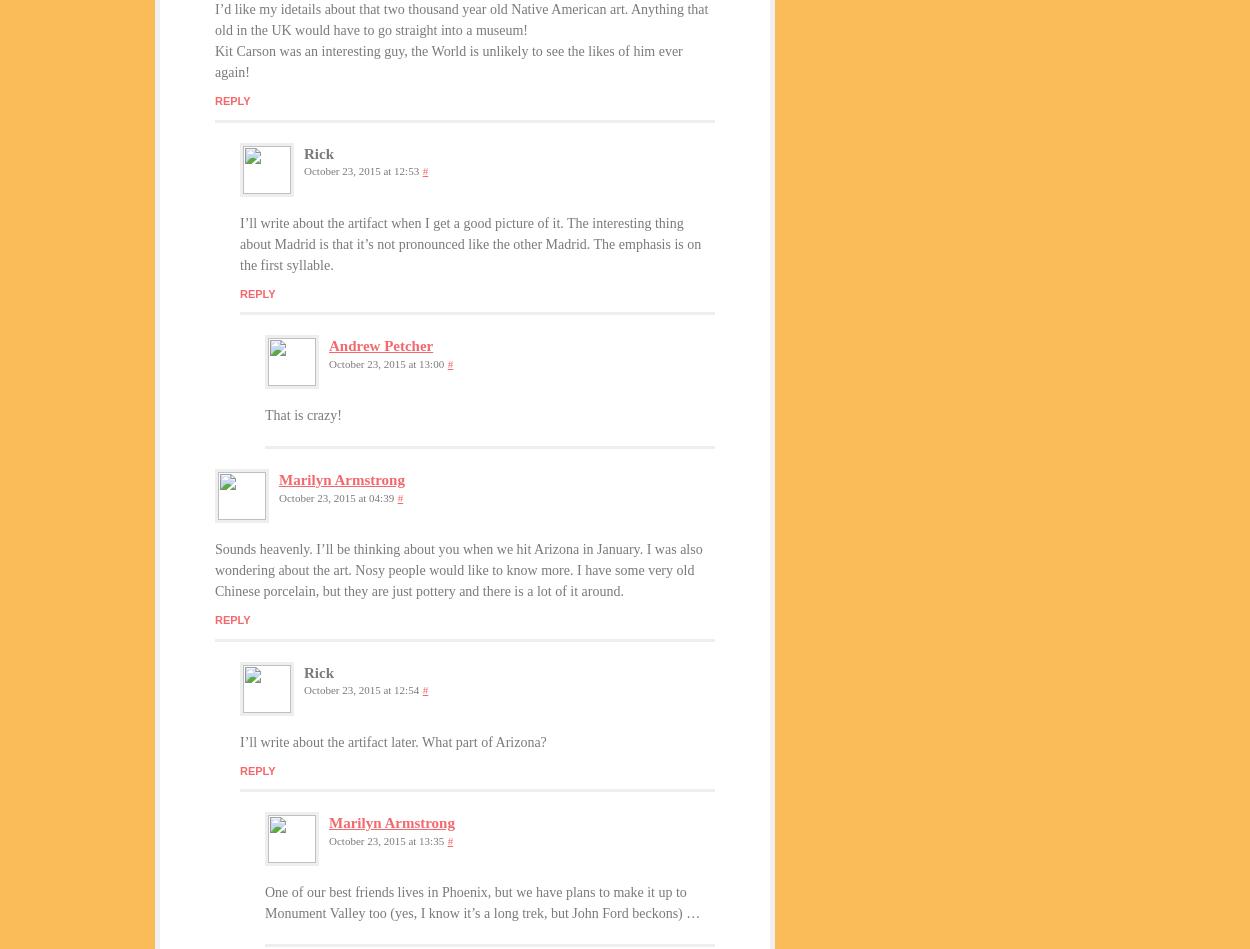 The height and width of the screenshot is (949, 1250). What do you see at coordinates (457, 569) in the screenshot?
I see `'Sounds heavenly. I’ll be thinking about you when we hit Arizona in January. I was also wondering about the art. Nosy people would like to know more. I have some very old Chinese porcelain, but they are just pottery and there is a lot of it around.'` at bounding box center [457, 569].